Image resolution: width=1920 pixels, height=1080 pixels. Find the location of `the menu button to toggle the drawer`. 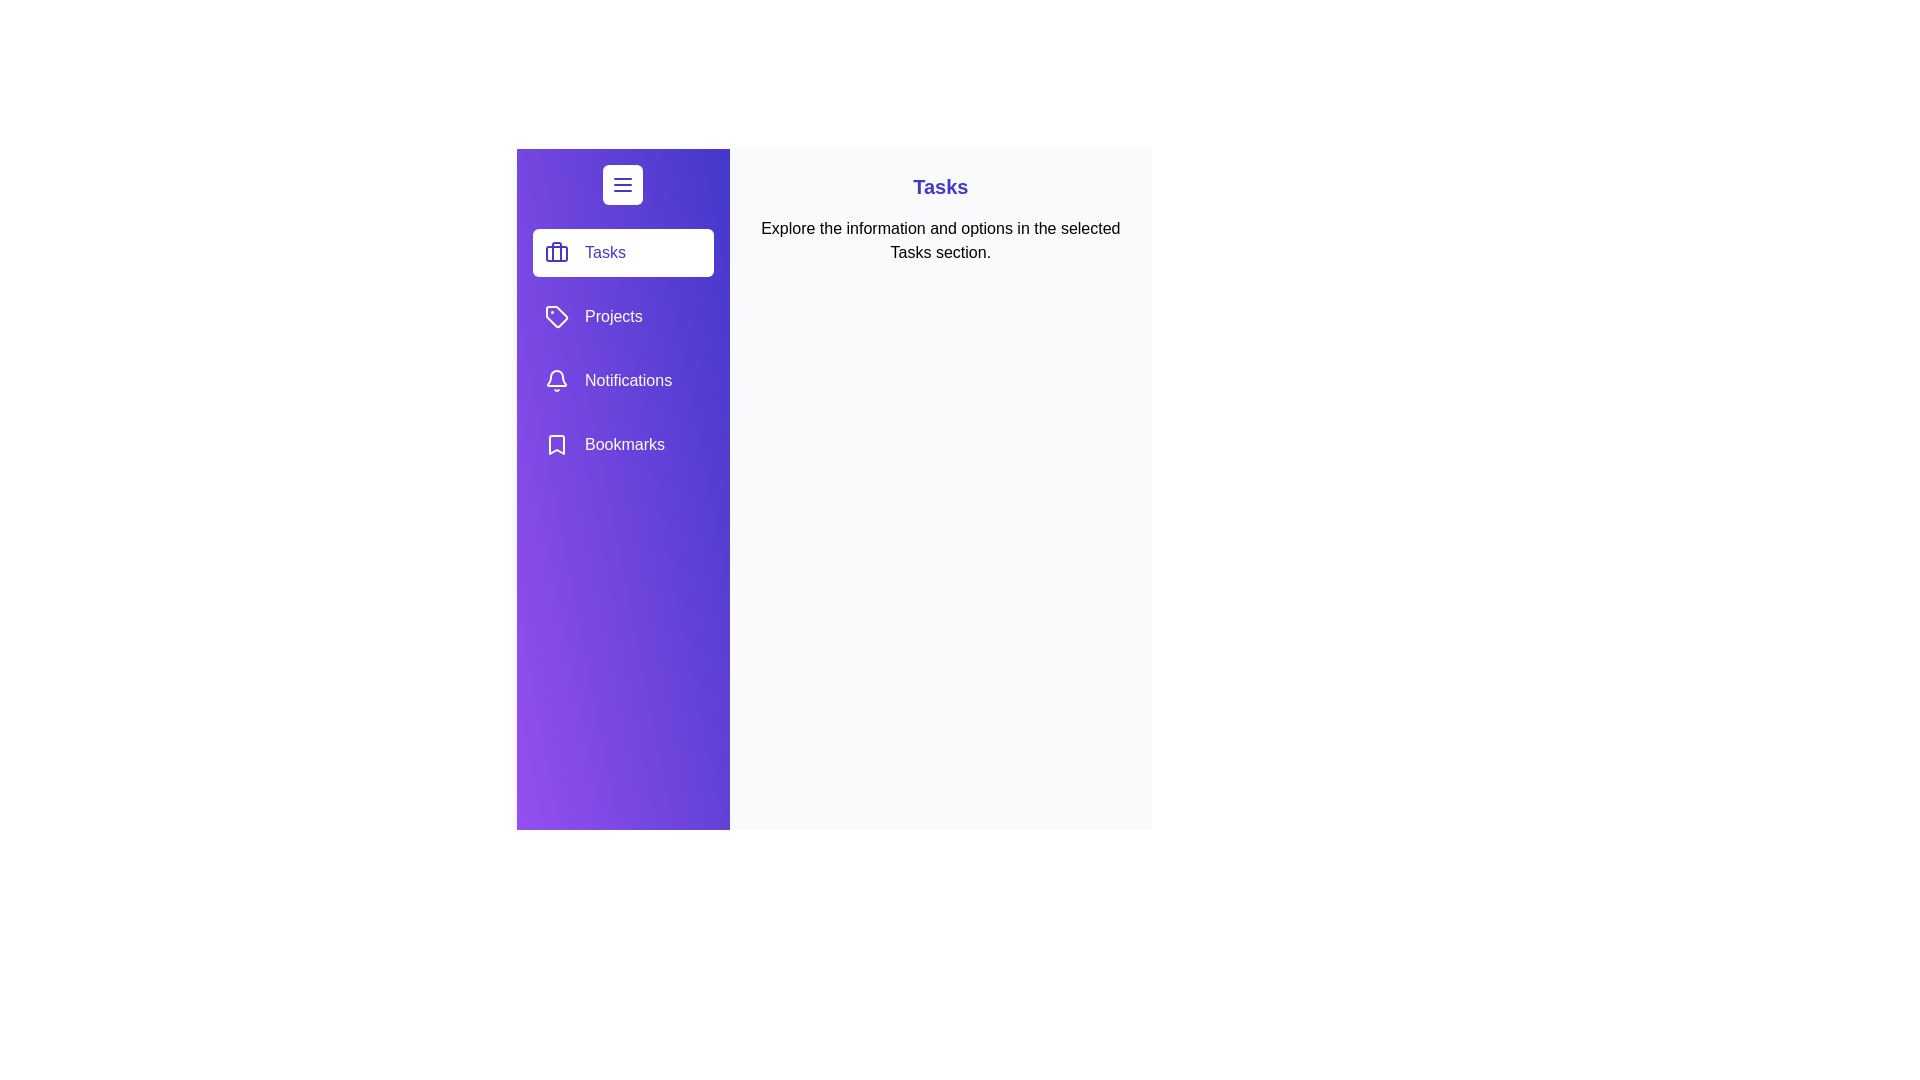

the menu button to toggle the drawer is located at coordinates (622, 185).